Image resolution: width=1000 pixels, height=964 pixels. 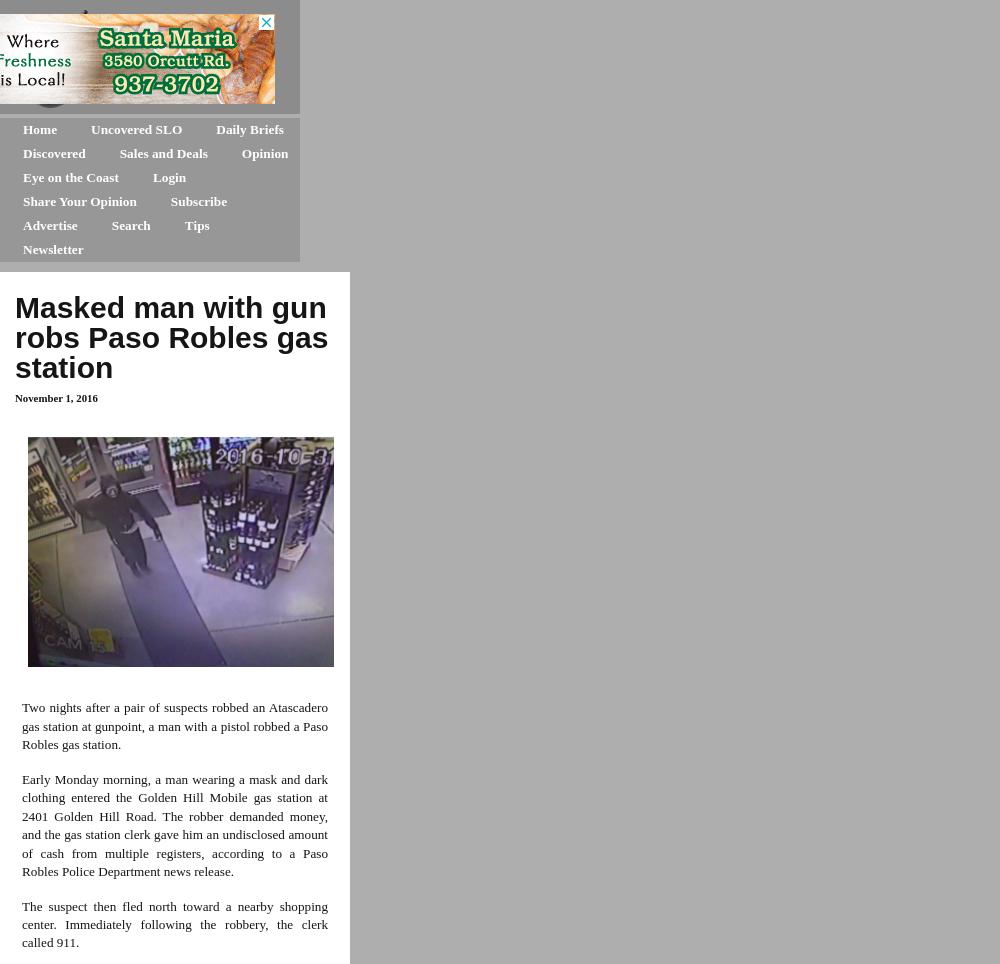 What do you see at coordinates (56, 398) in the screenshot?
I see `'November 1, 2016'` at bounding box center [56, 398].